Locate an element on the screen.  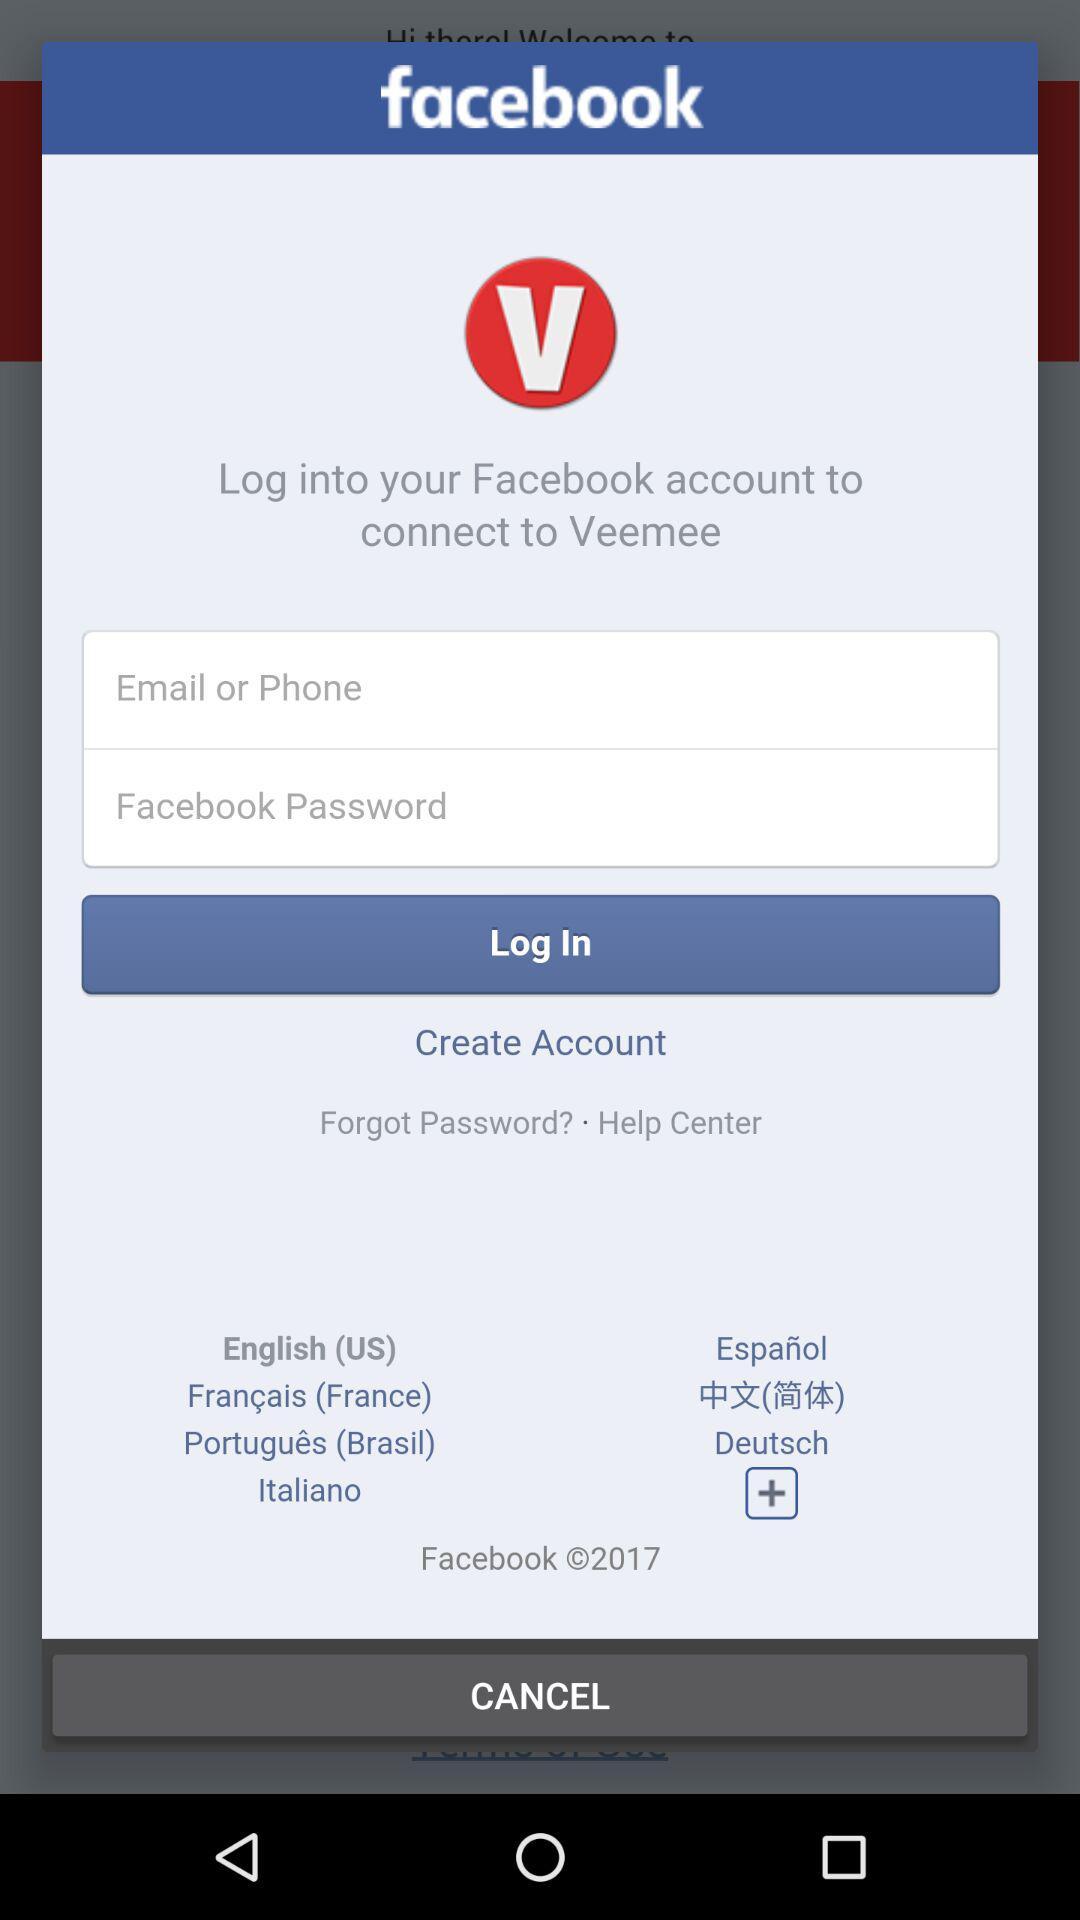
sign in to facebook is located at coordinates (540, 840).